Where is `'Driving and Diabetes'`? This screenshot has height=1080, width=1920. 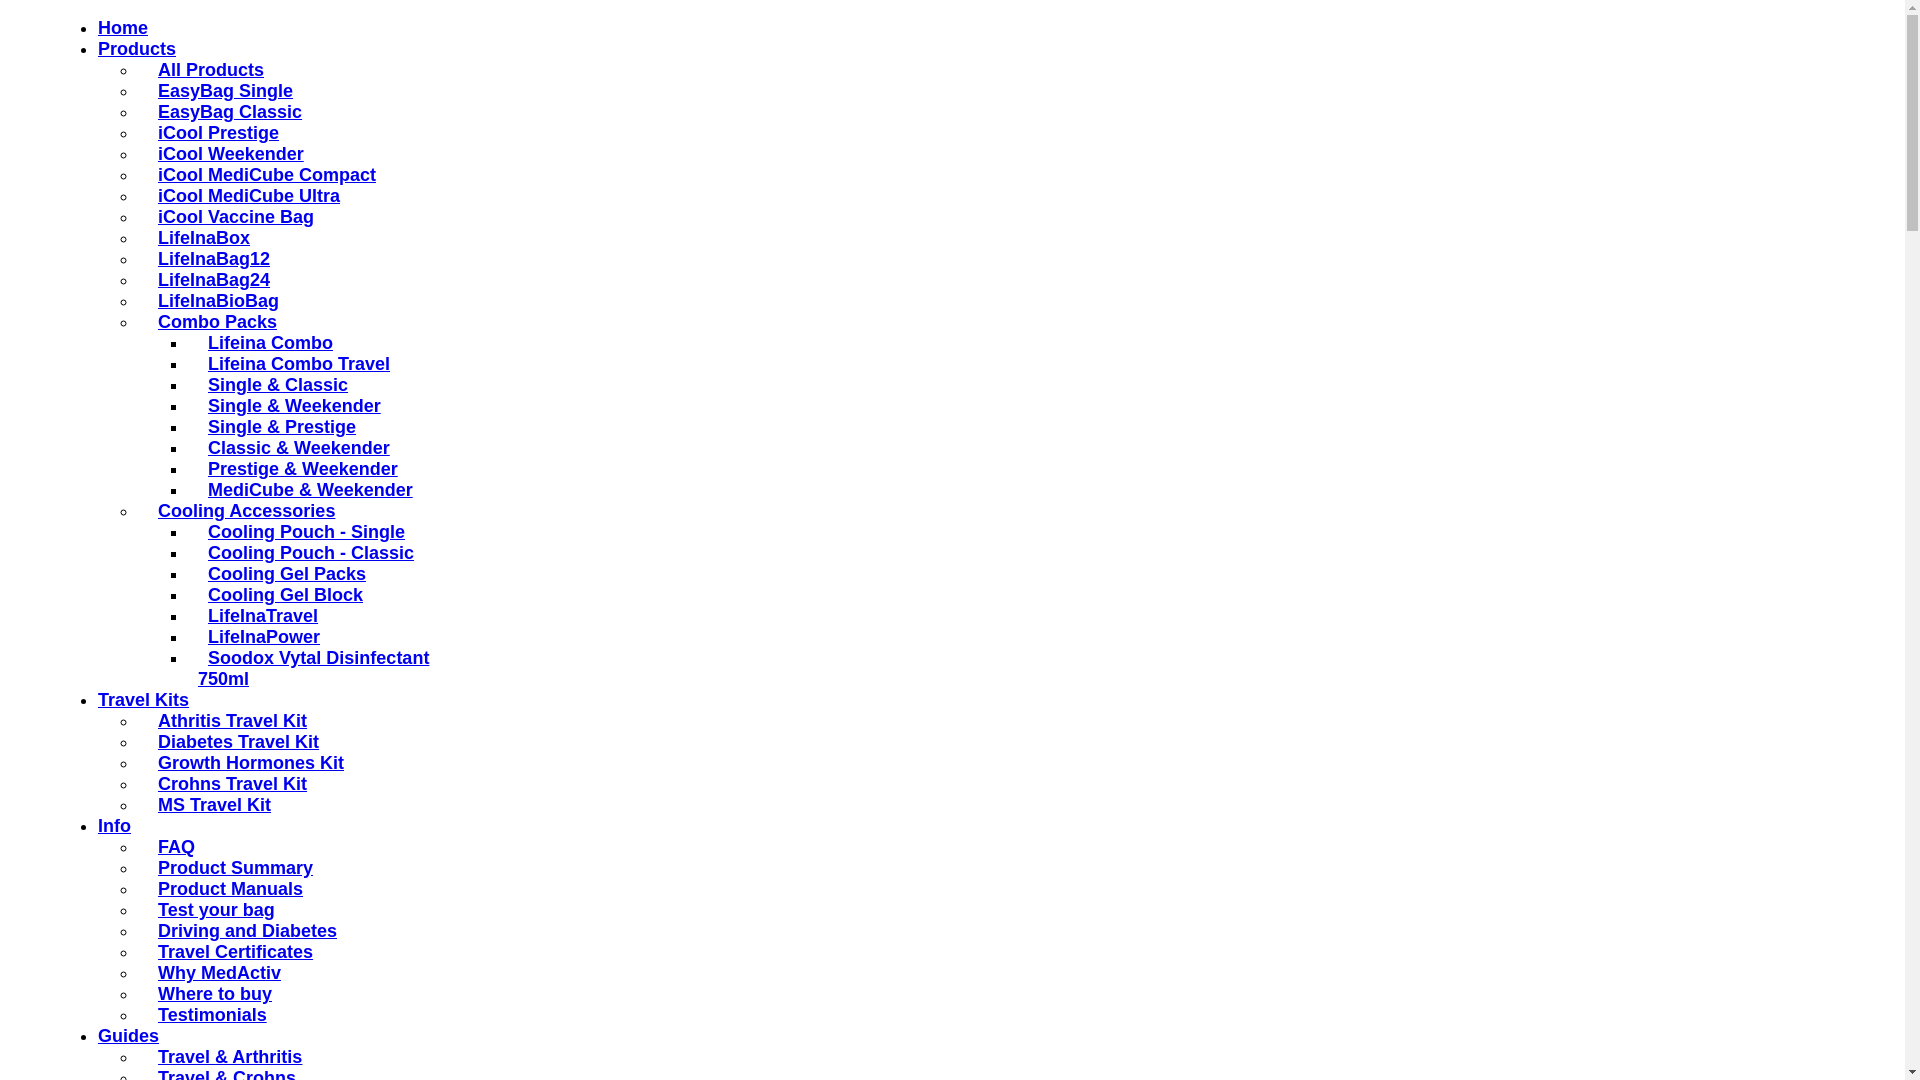
'Driving and Diabetes' is located at coordinates (241, 930).